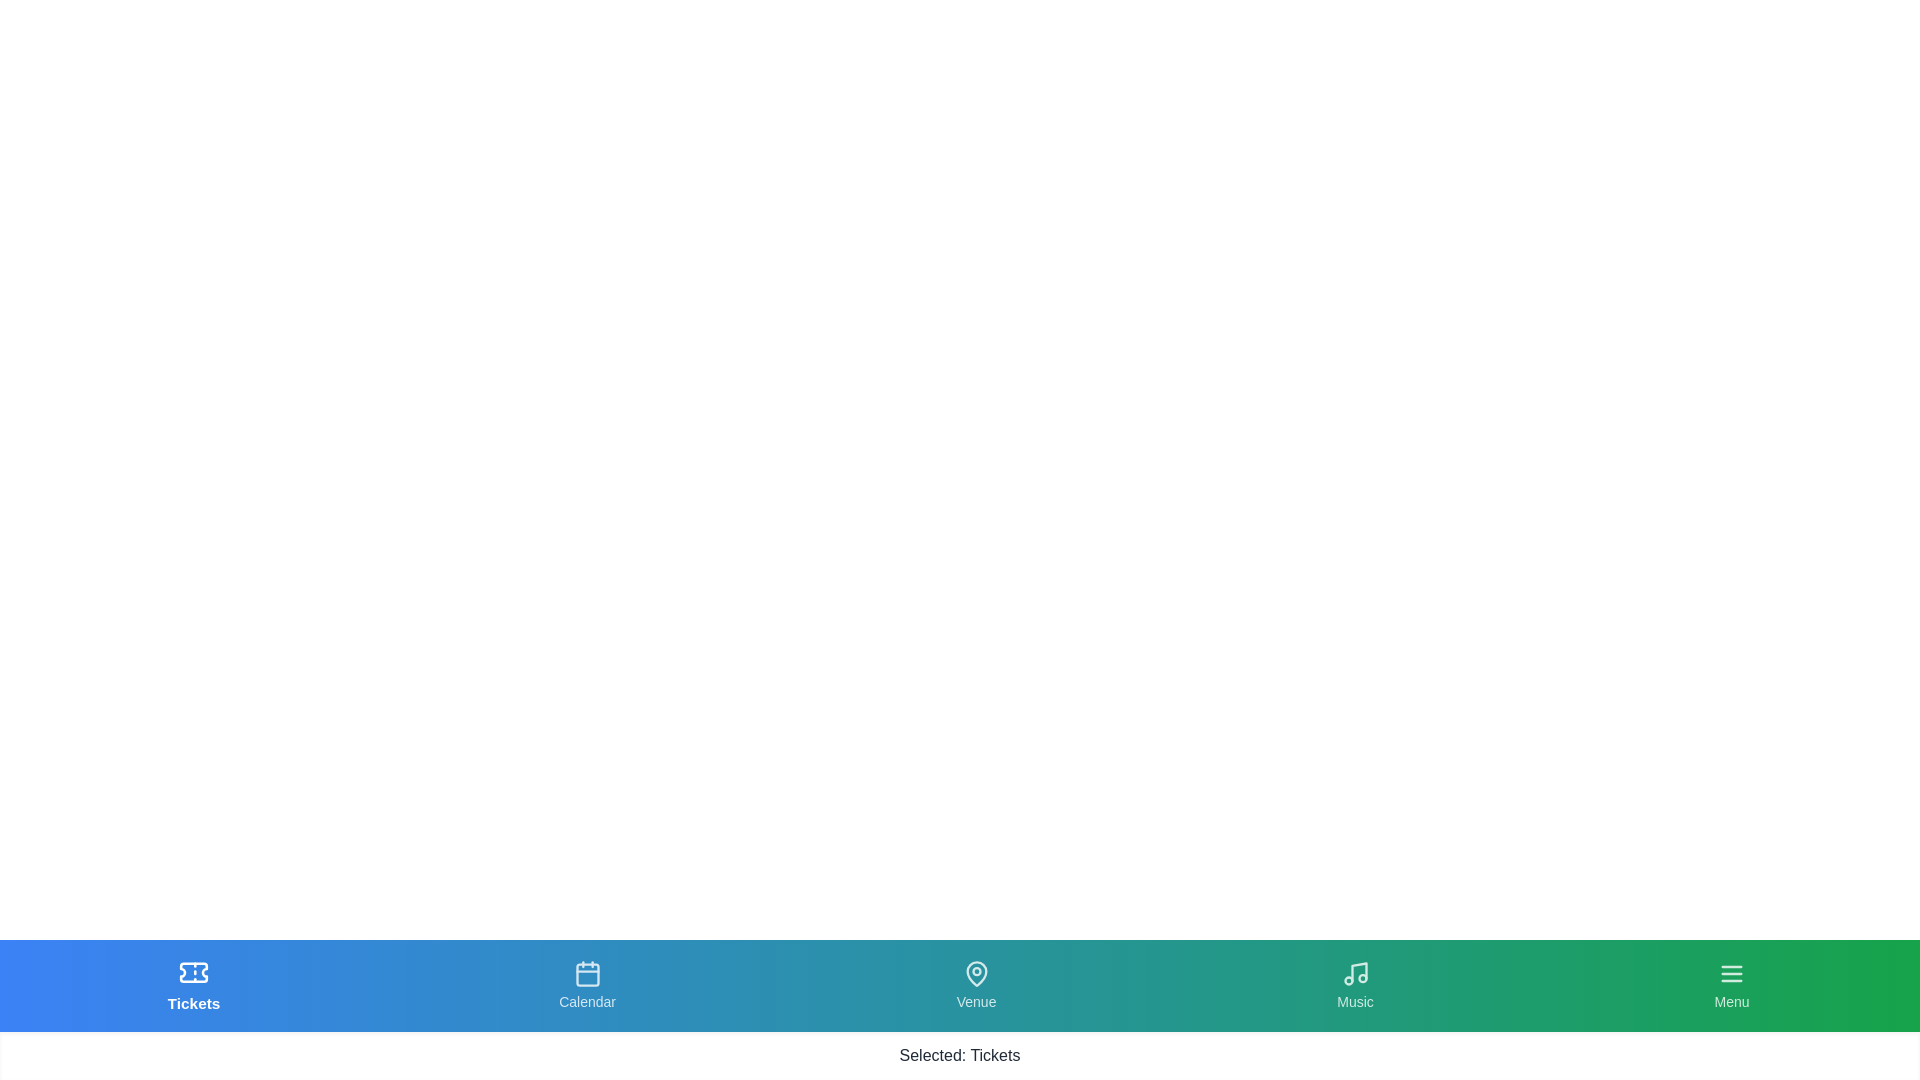  What do you see at coordinates (1731, 985) in the screenshot?
I see `the tab labeled Menu to observe its hover effect` at bounding box center [1731, 985].